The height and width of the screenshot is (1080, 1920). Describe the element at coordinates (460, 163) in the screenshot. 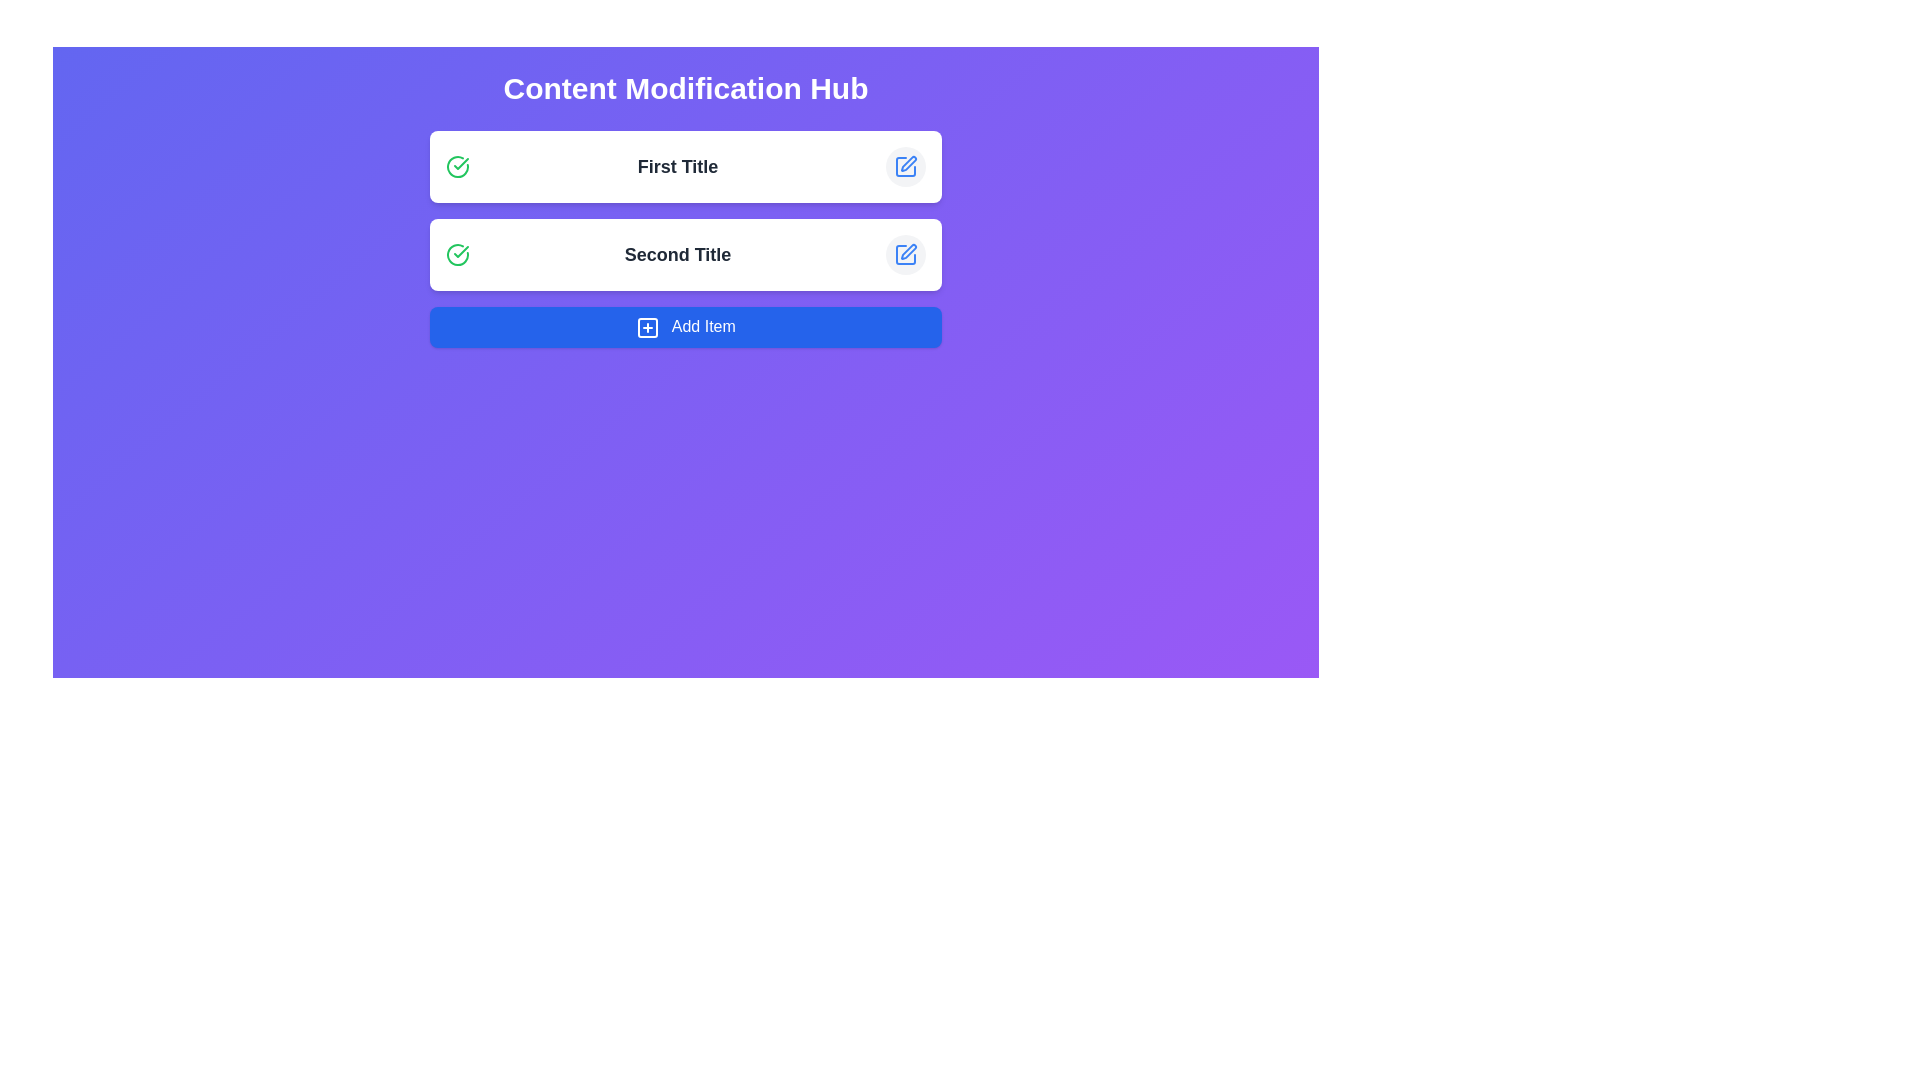

I see `properties of the checkmark-shaped SVG graphic styled in green, located within the circular badge to the left of the 'Second Title' list item` at that location.